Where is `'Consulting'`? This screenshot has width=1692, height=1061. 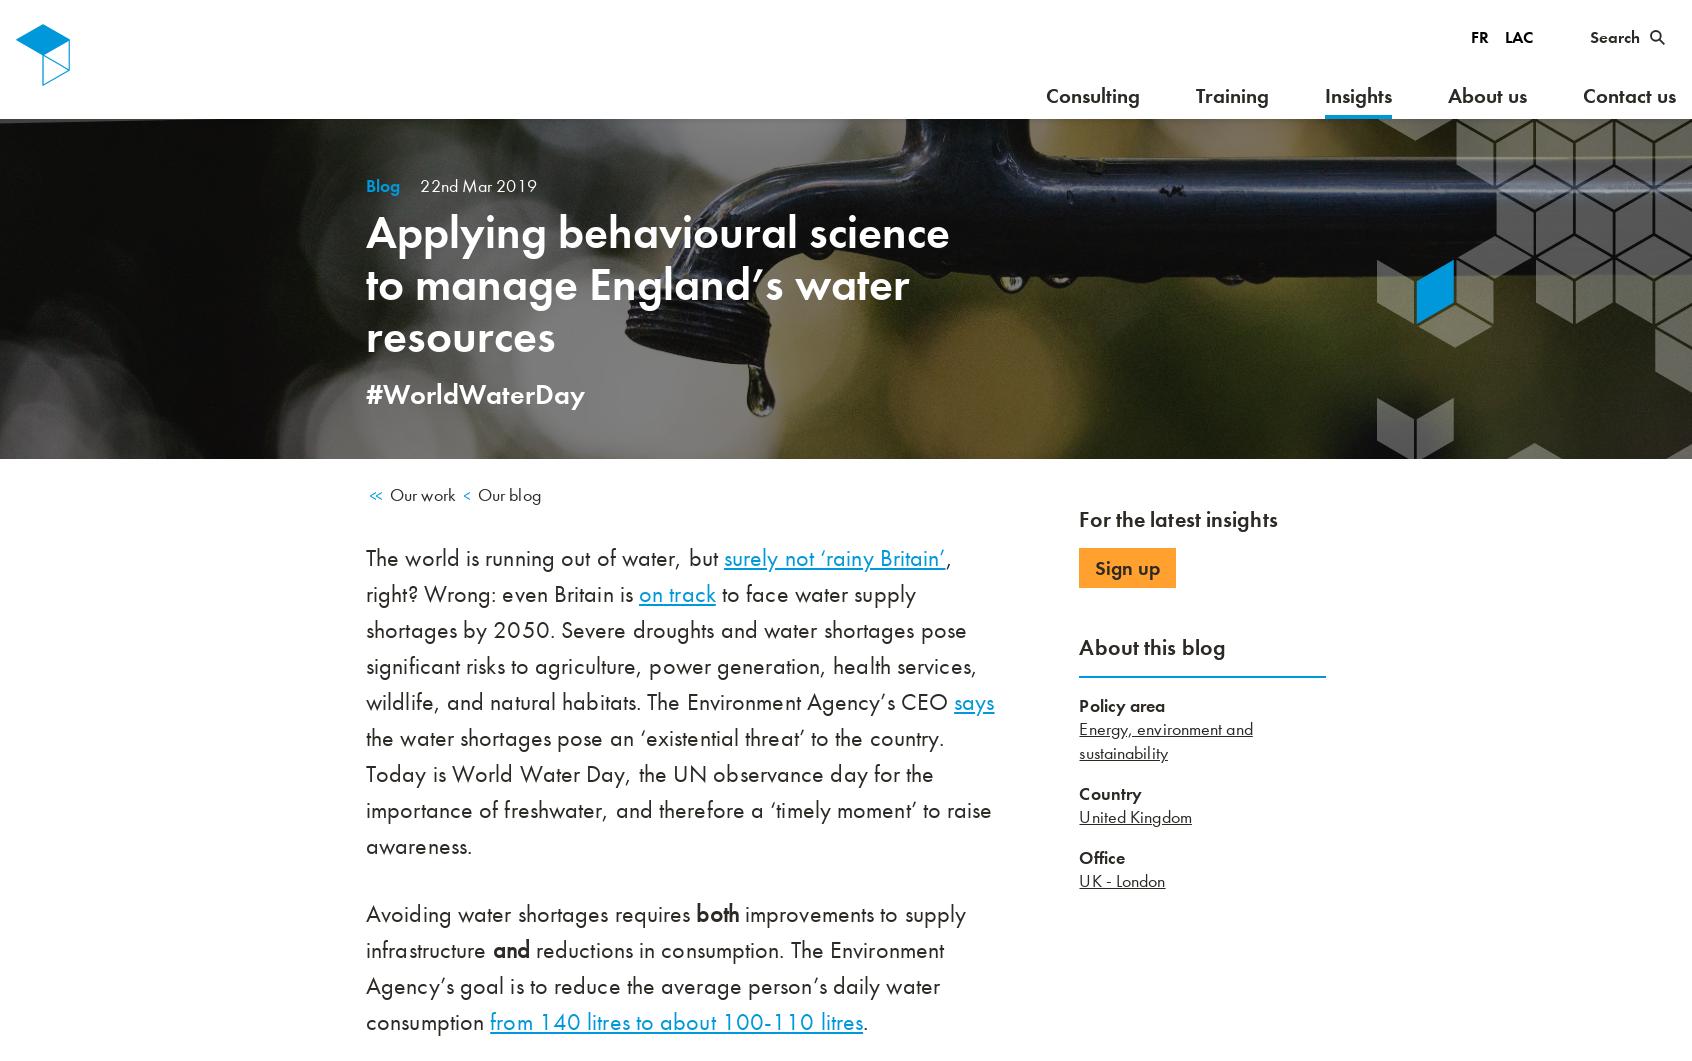 'Consulting' is located at coordinates (1093, 95).